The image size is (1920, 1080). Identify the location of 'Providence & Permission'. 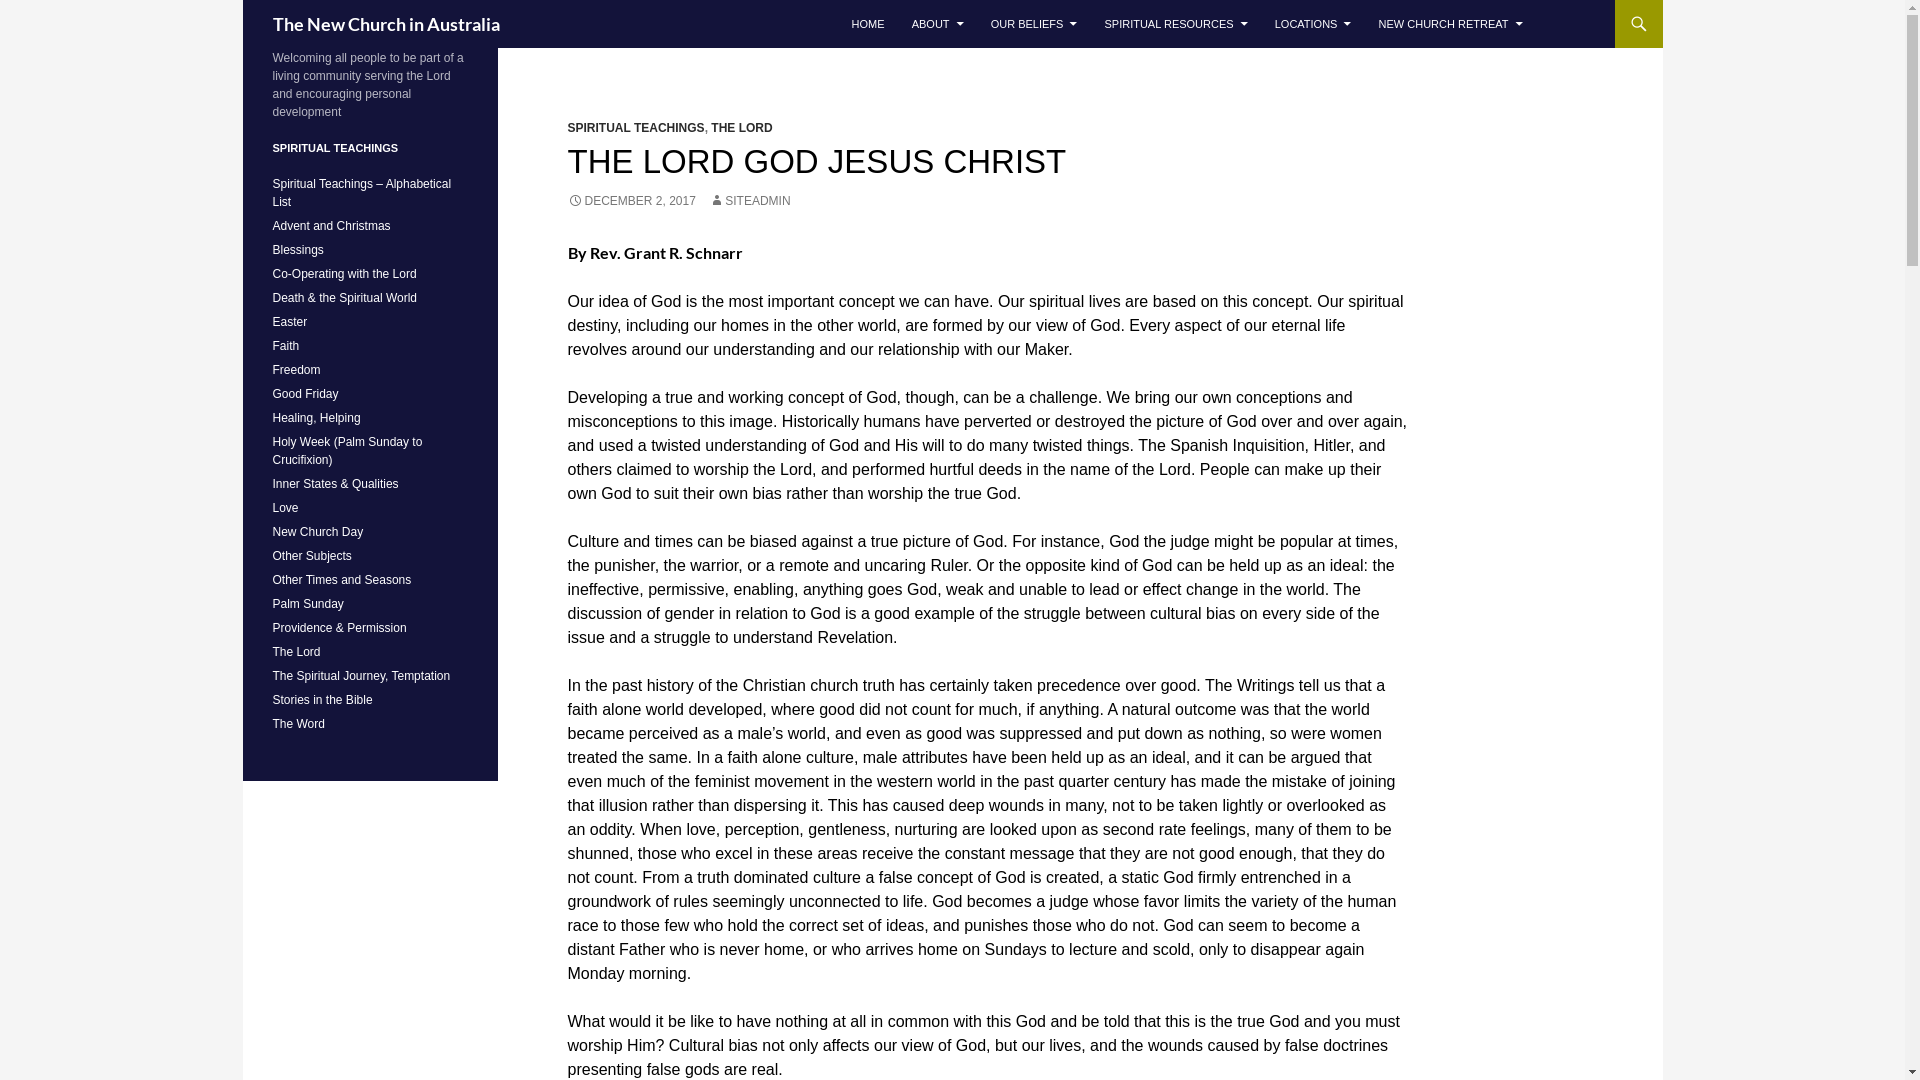
(339, 627).